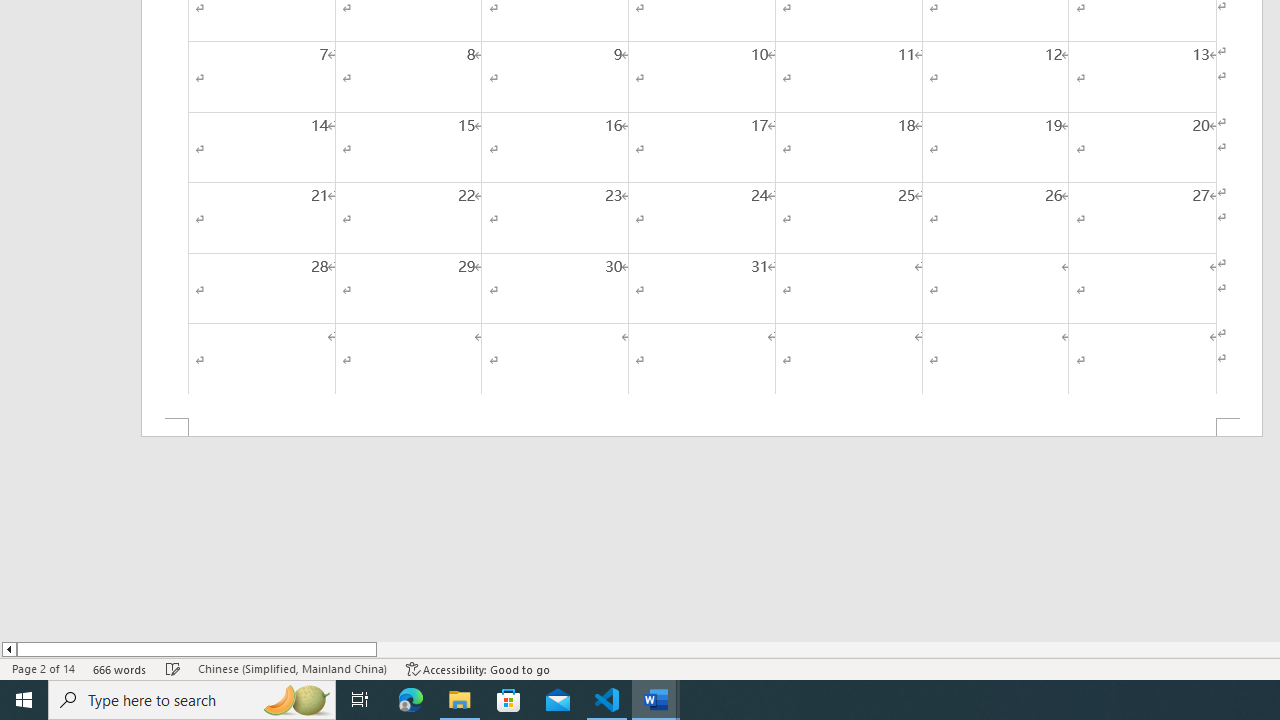 This screenshot has height=720, width=1280. Describe the element at coordinates (291, 669) in the screenshot. I see `'Language Chinese (Simplified, Mainland China)'` at that location.